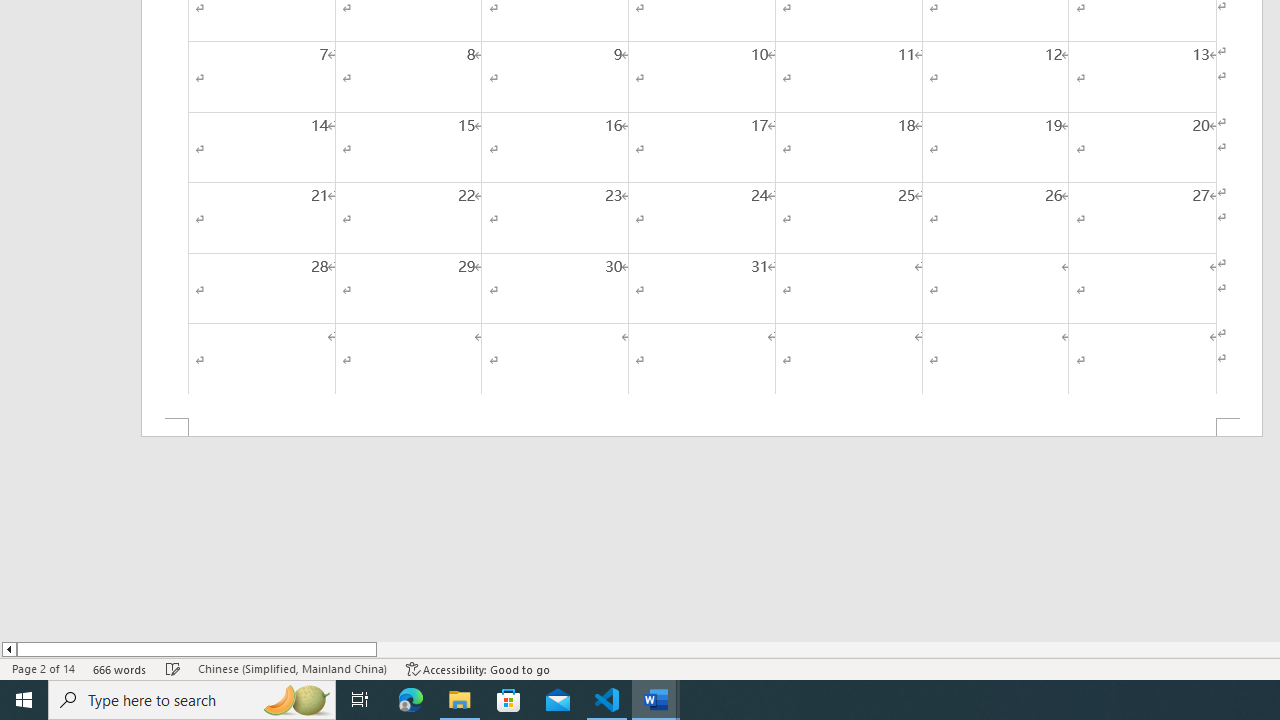 This screenshot has height=720, width=1280. Describe the element at coordinates (291, 669) in the screenshot. I see `'Language Chinese (Simplified, Mainland China)'` at that location.